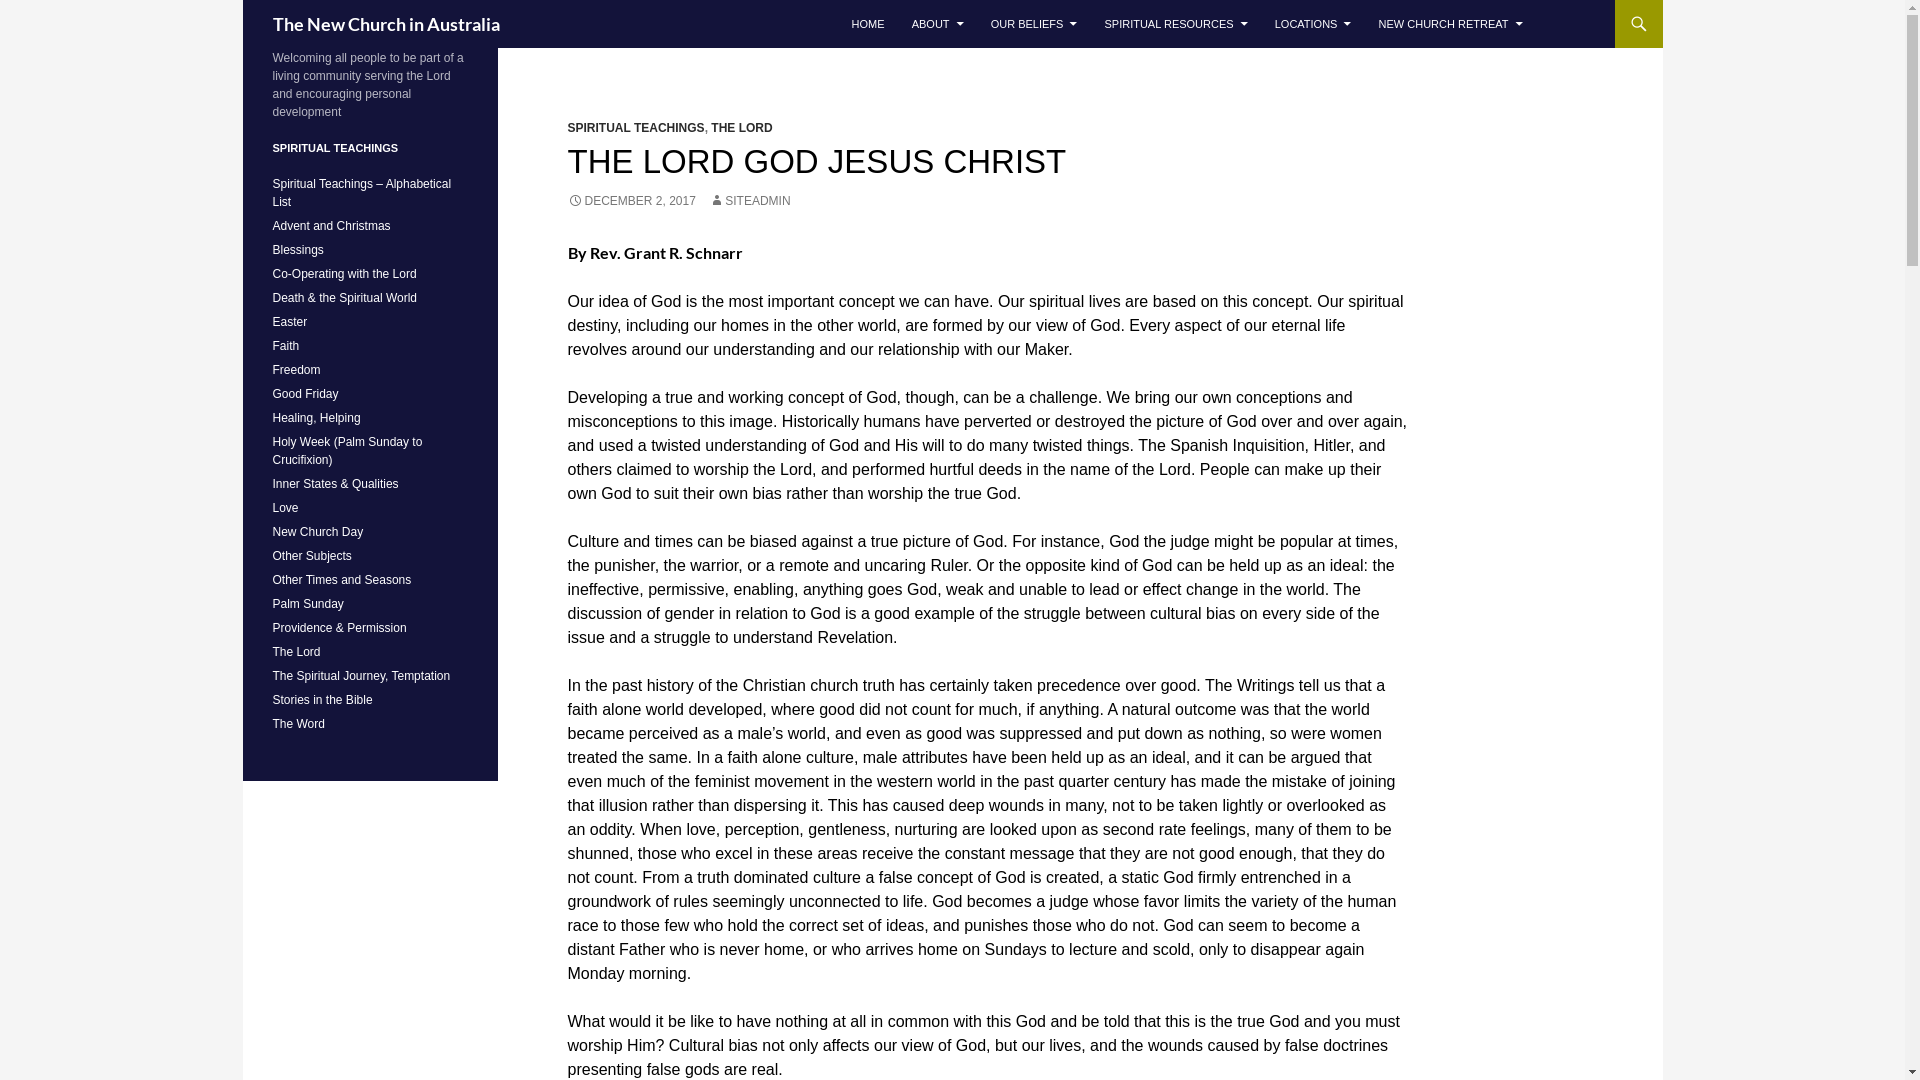  Describe the element at coordinates (360, 675) in the screenshot. I see `'The Spiritual Journey, Temptation'` at that location.